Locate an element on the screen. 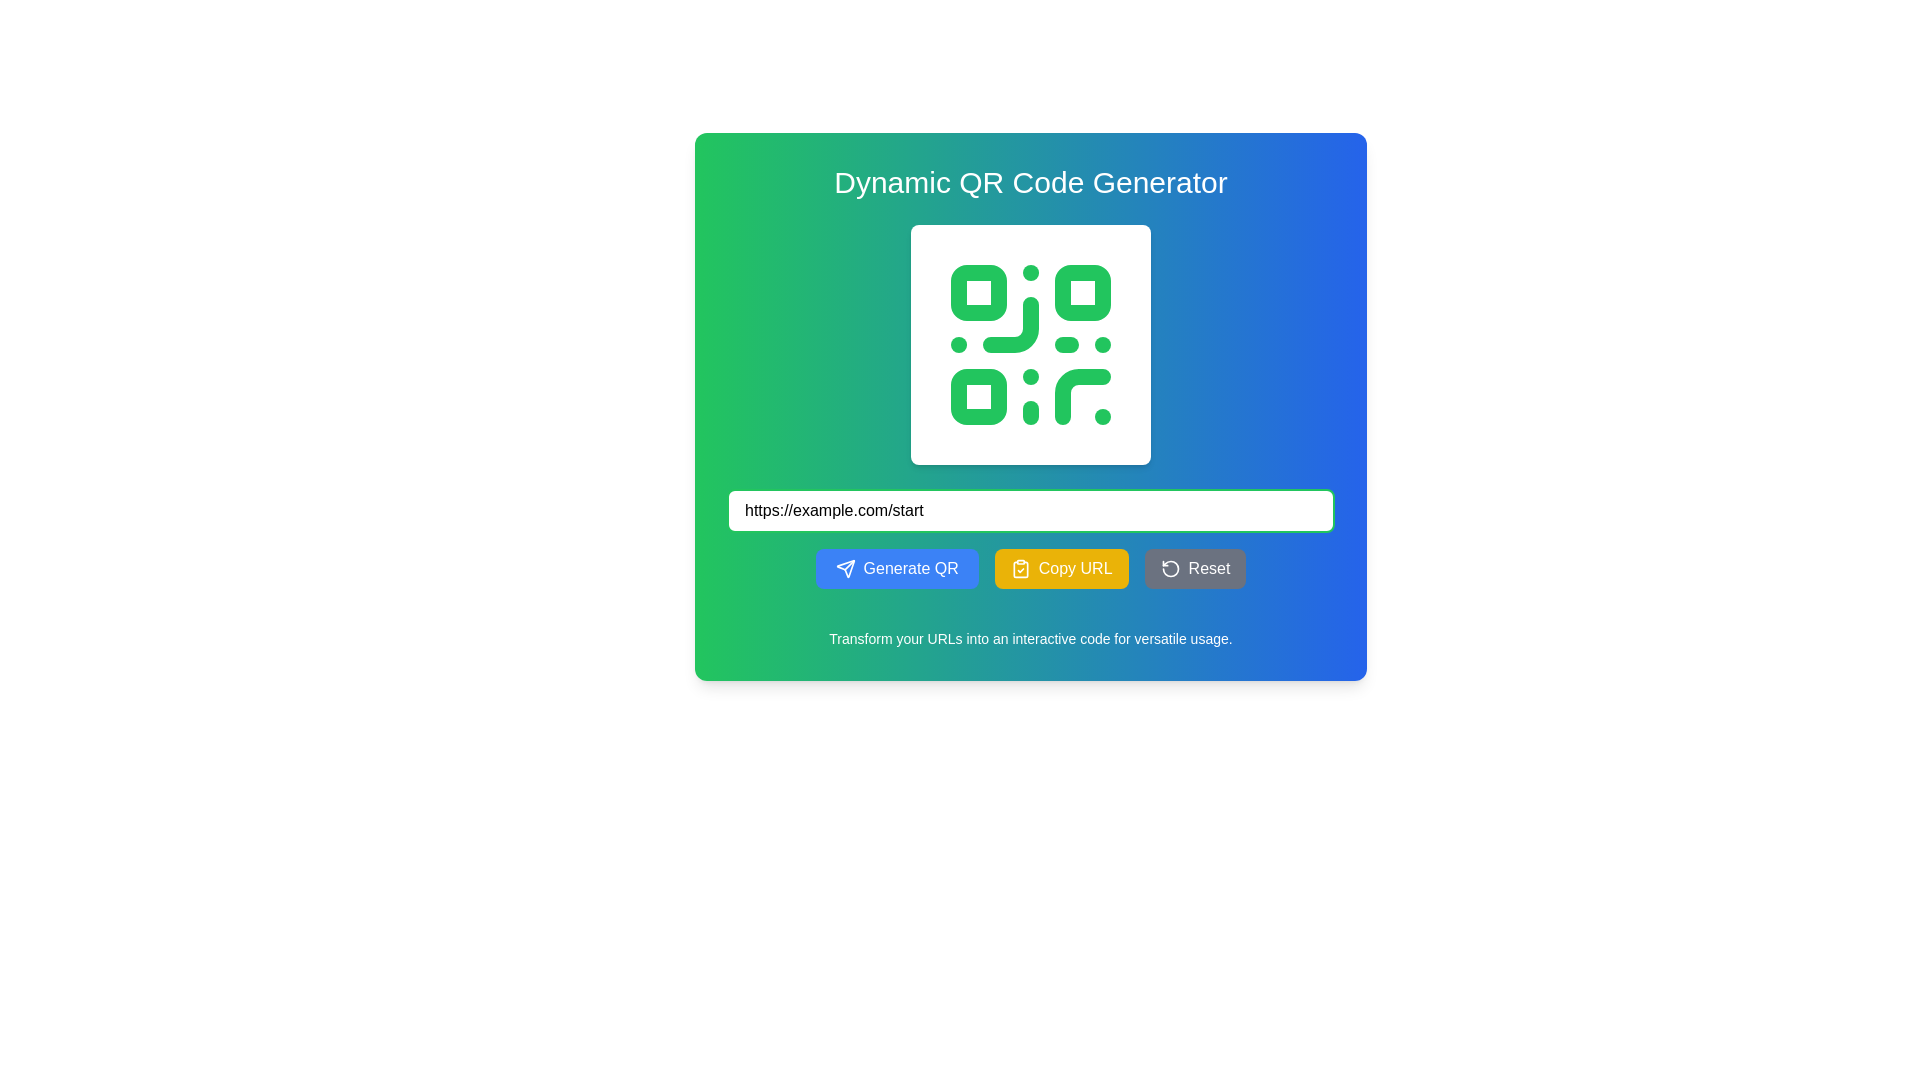  the clipboard check icon represented by a vector graphic in the lower-right portion of the interface is located at coordinates (1020, 569).